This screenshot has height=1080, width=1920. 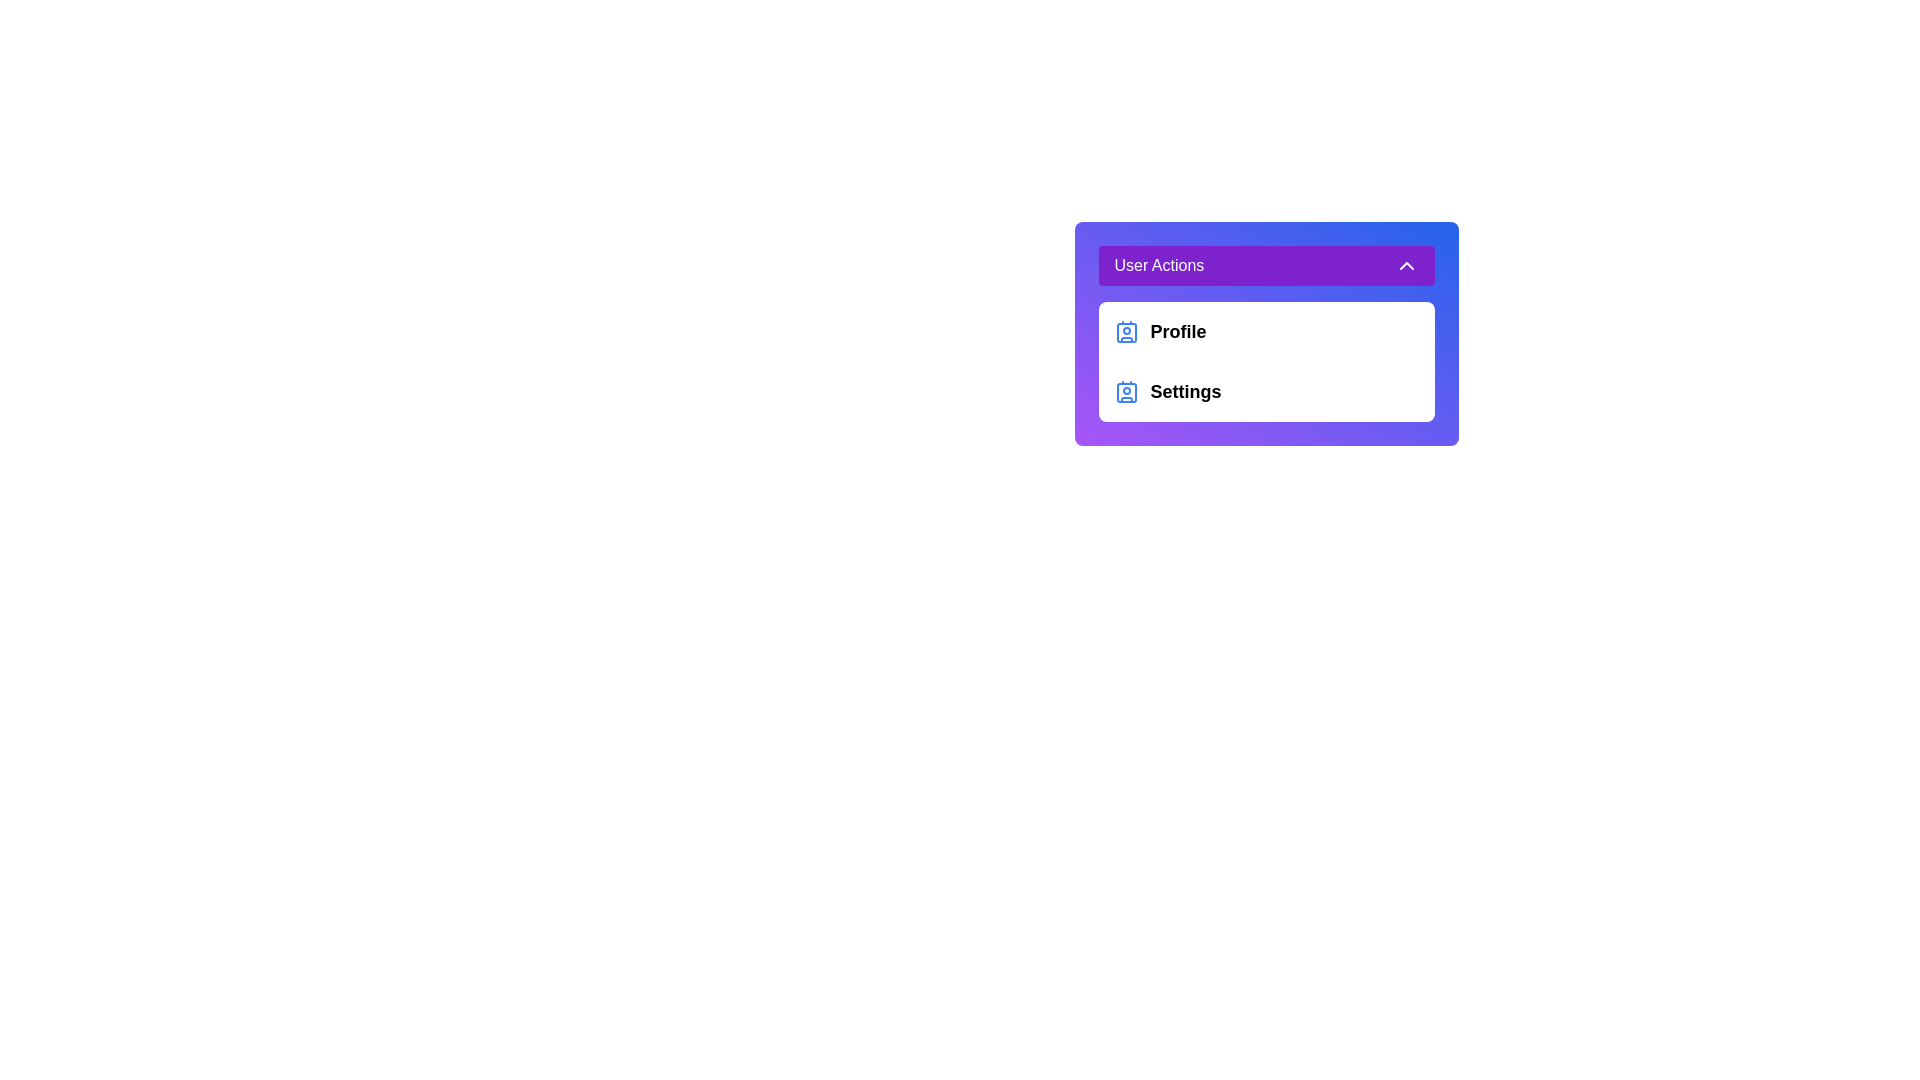 I want to click on the icon that visually indicates the 'Settings' option in the dropdown menu, located to the left of the text 'Settings', below the 'User Actions' label, so click(x=1126, y=392).